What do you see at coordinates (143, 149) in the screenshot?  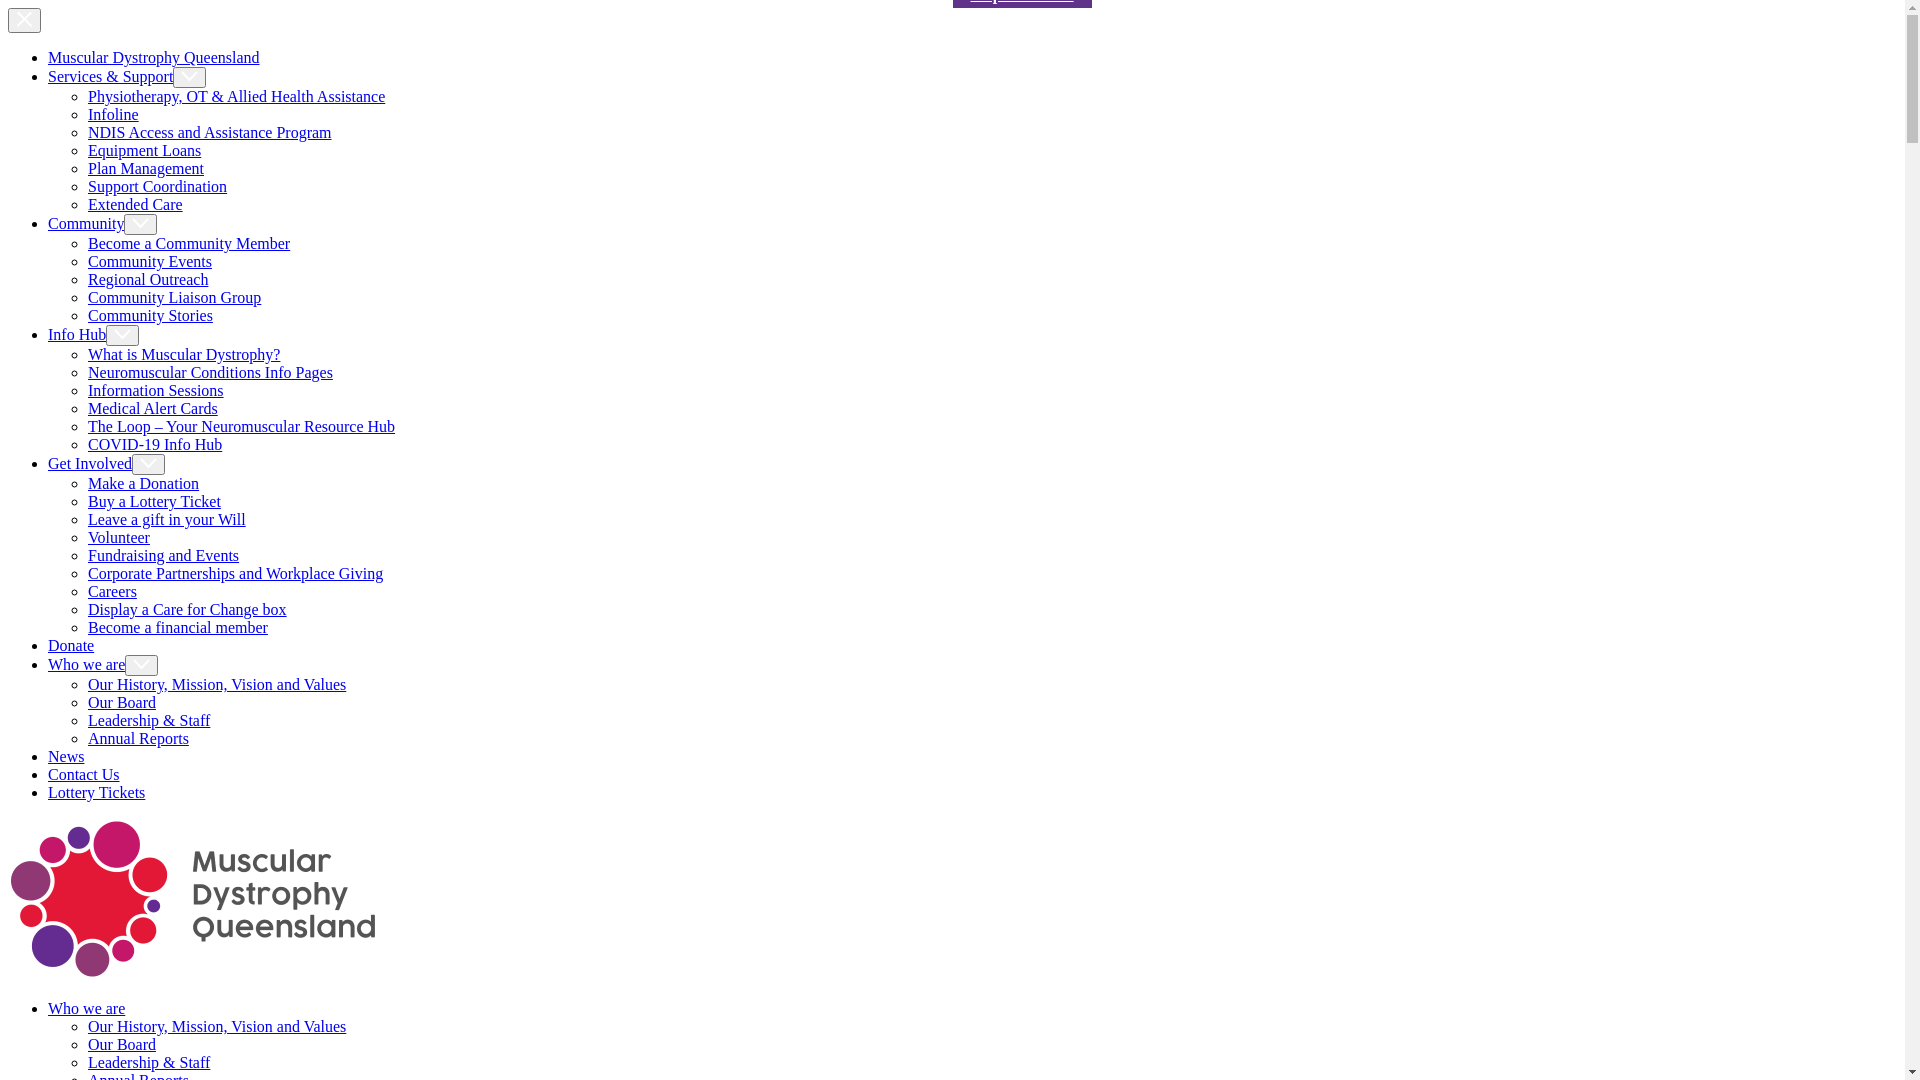 I see `'Equipment Loans'` at bounding box center [143, 149].